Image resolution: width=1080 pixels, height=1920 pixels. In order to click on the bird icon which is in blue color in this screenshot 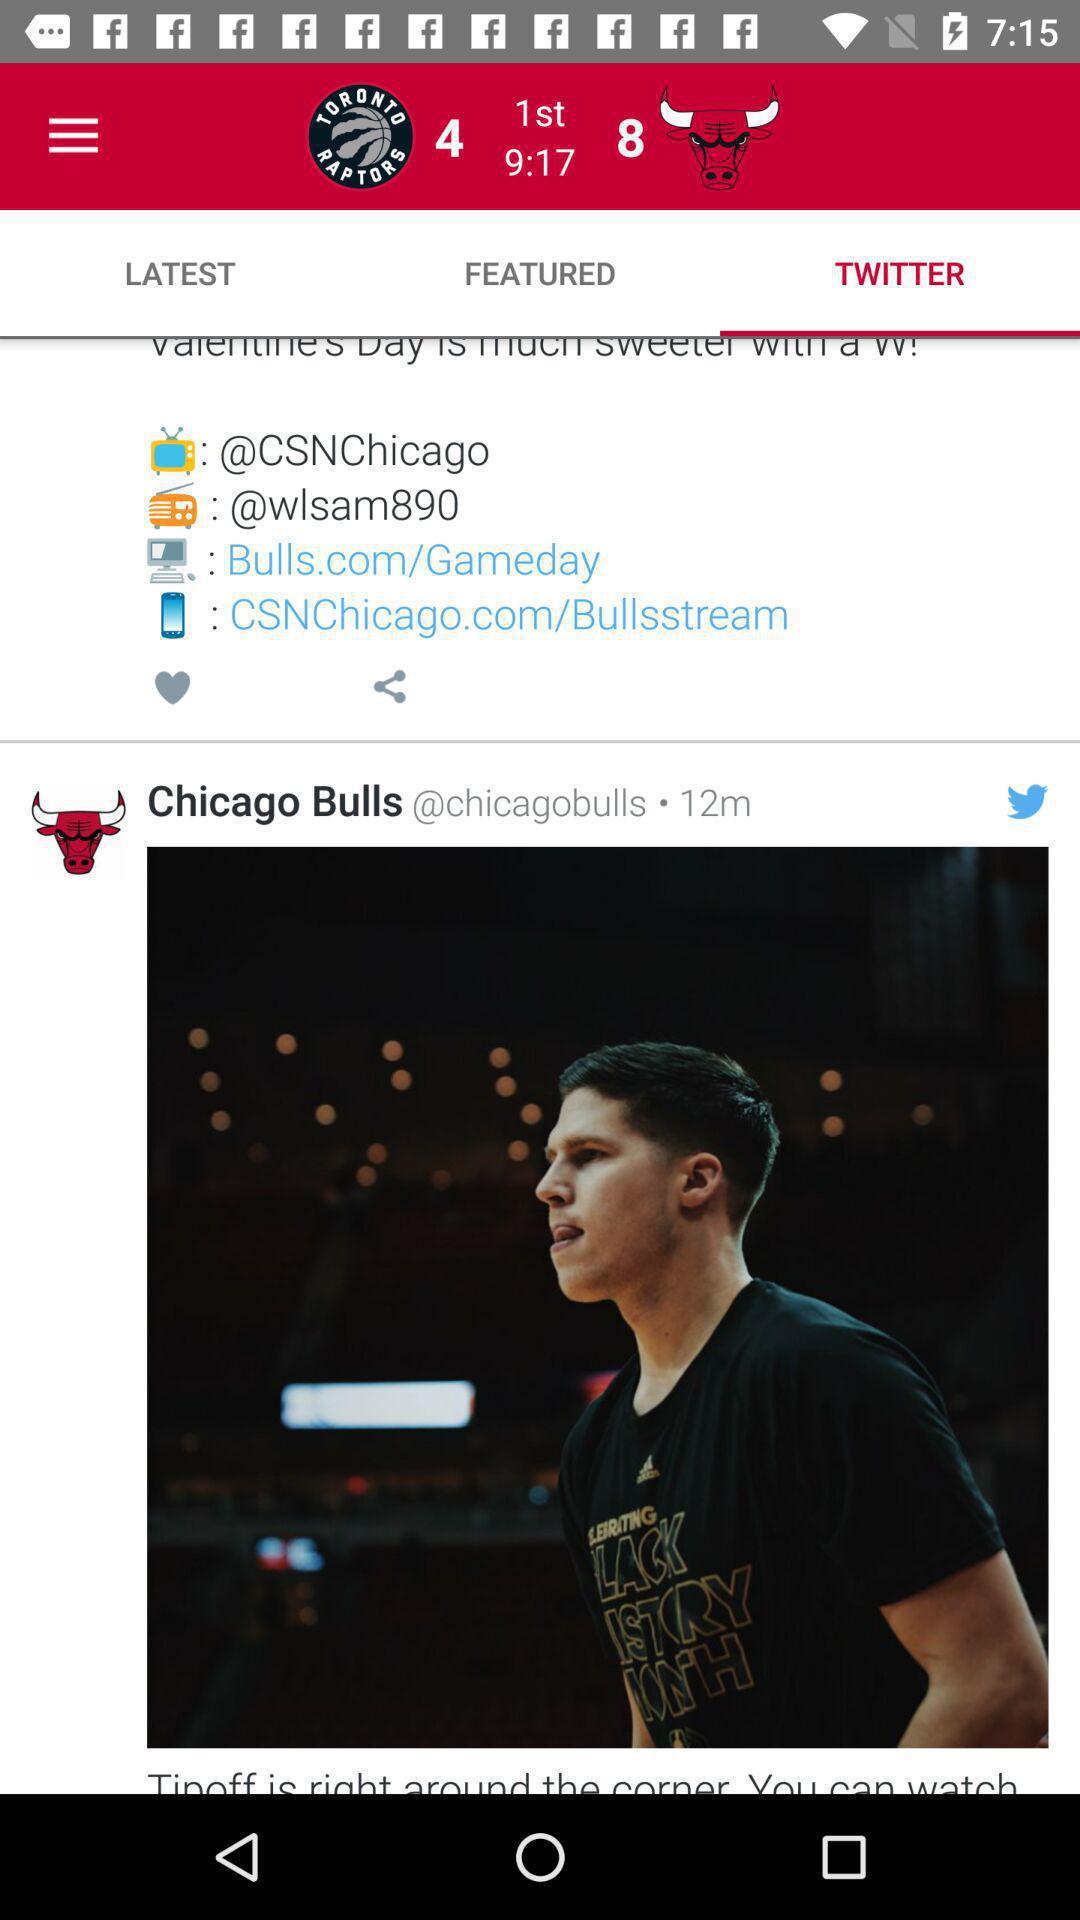, I will do `click(1028, 801)`.